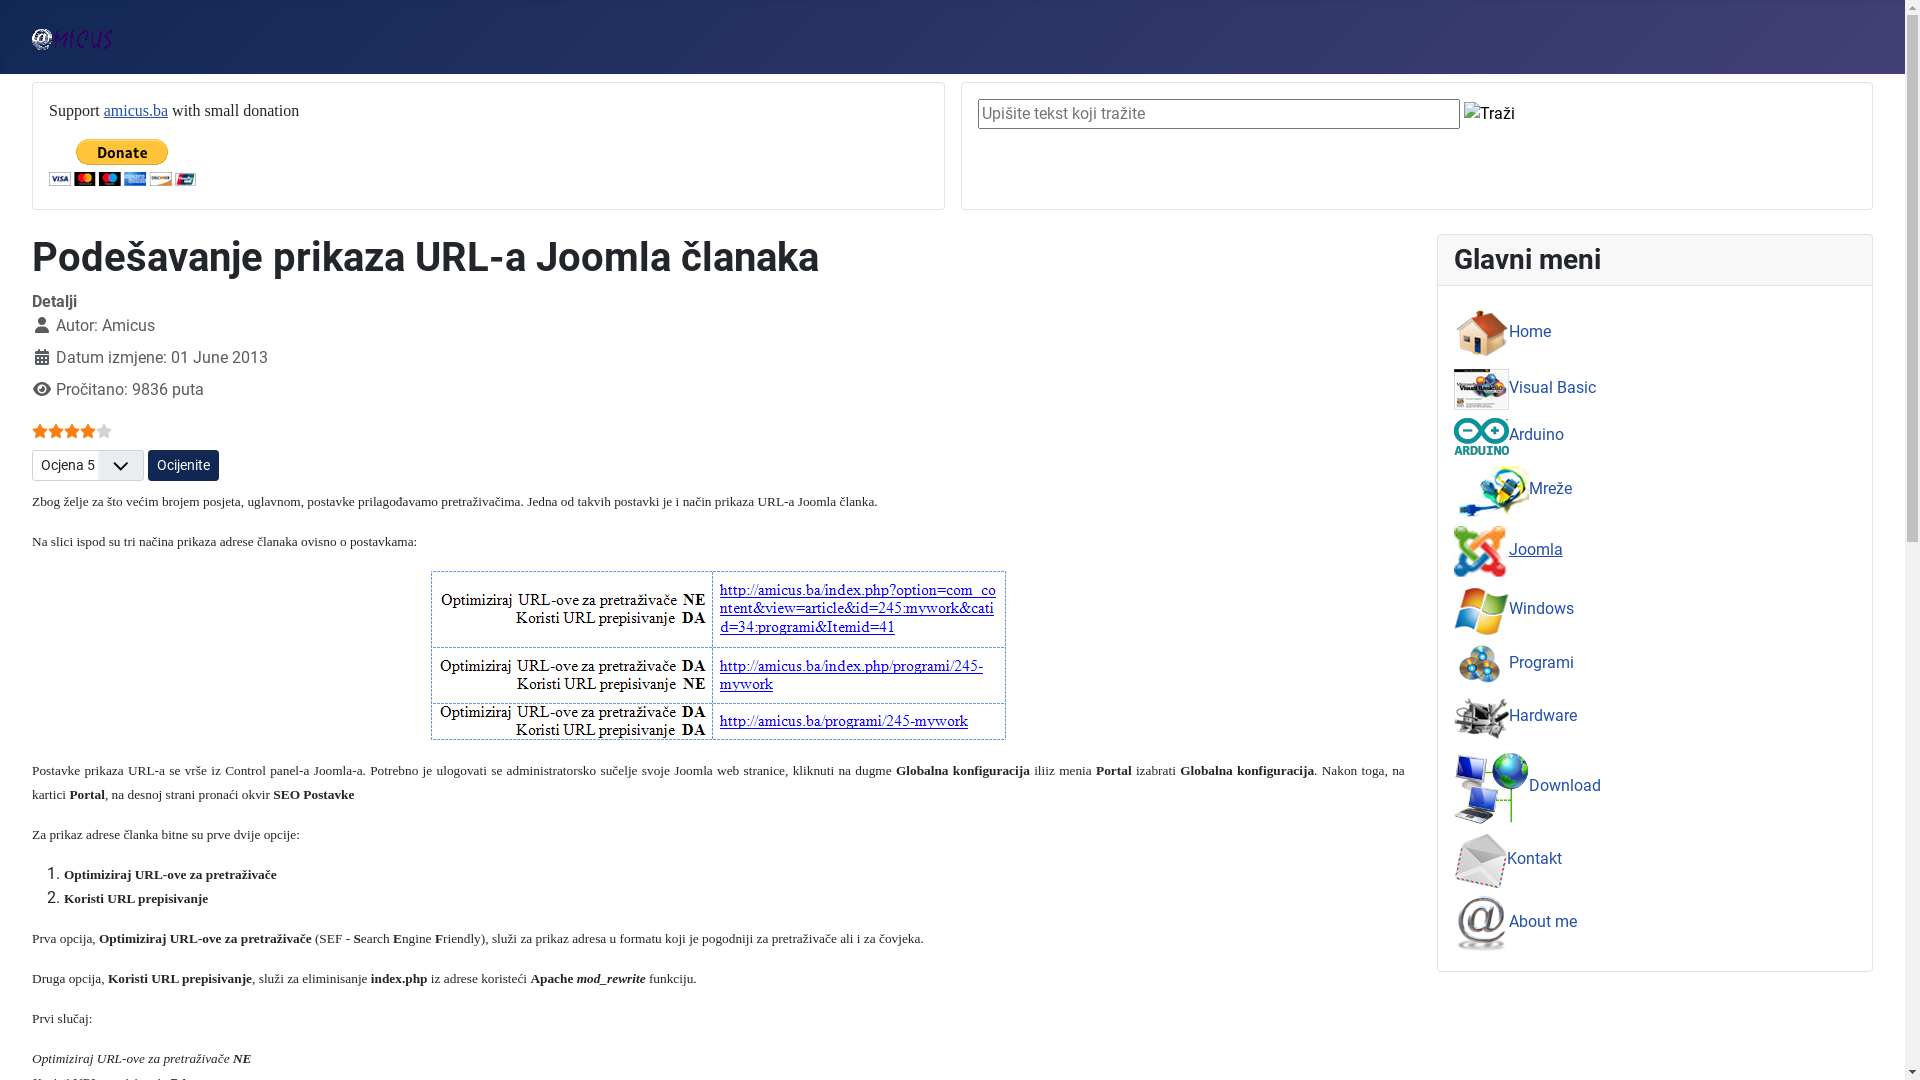 This screenshot has height=1080, width=1920. Describe the element at coordinates (134, 110) in the screenshot. I see `'amicus.ba'` at that location.